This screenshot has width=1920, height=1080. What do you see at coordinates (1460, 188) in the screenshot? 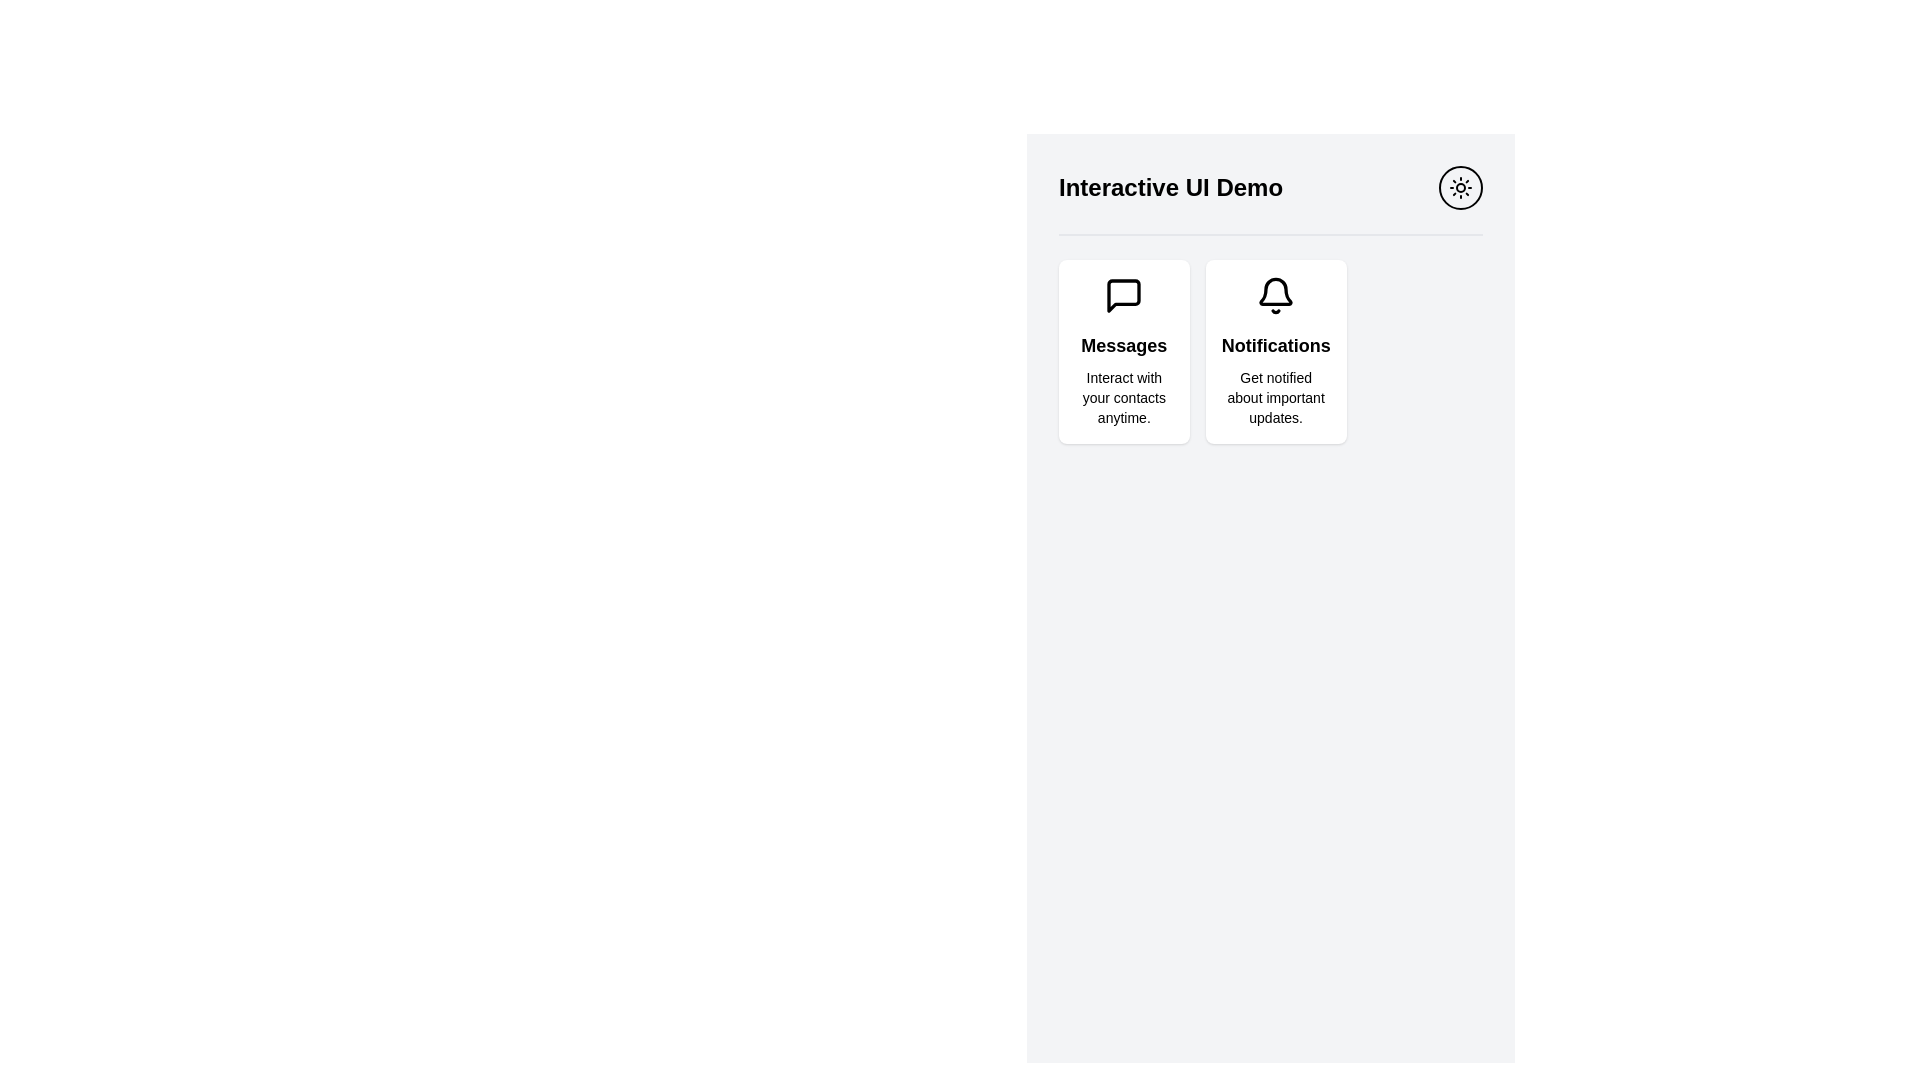
I see `the sun SVG icon located in the top-right circular button next to the 'Interactive UI Demo' title` at bounding box center [1460, 188].